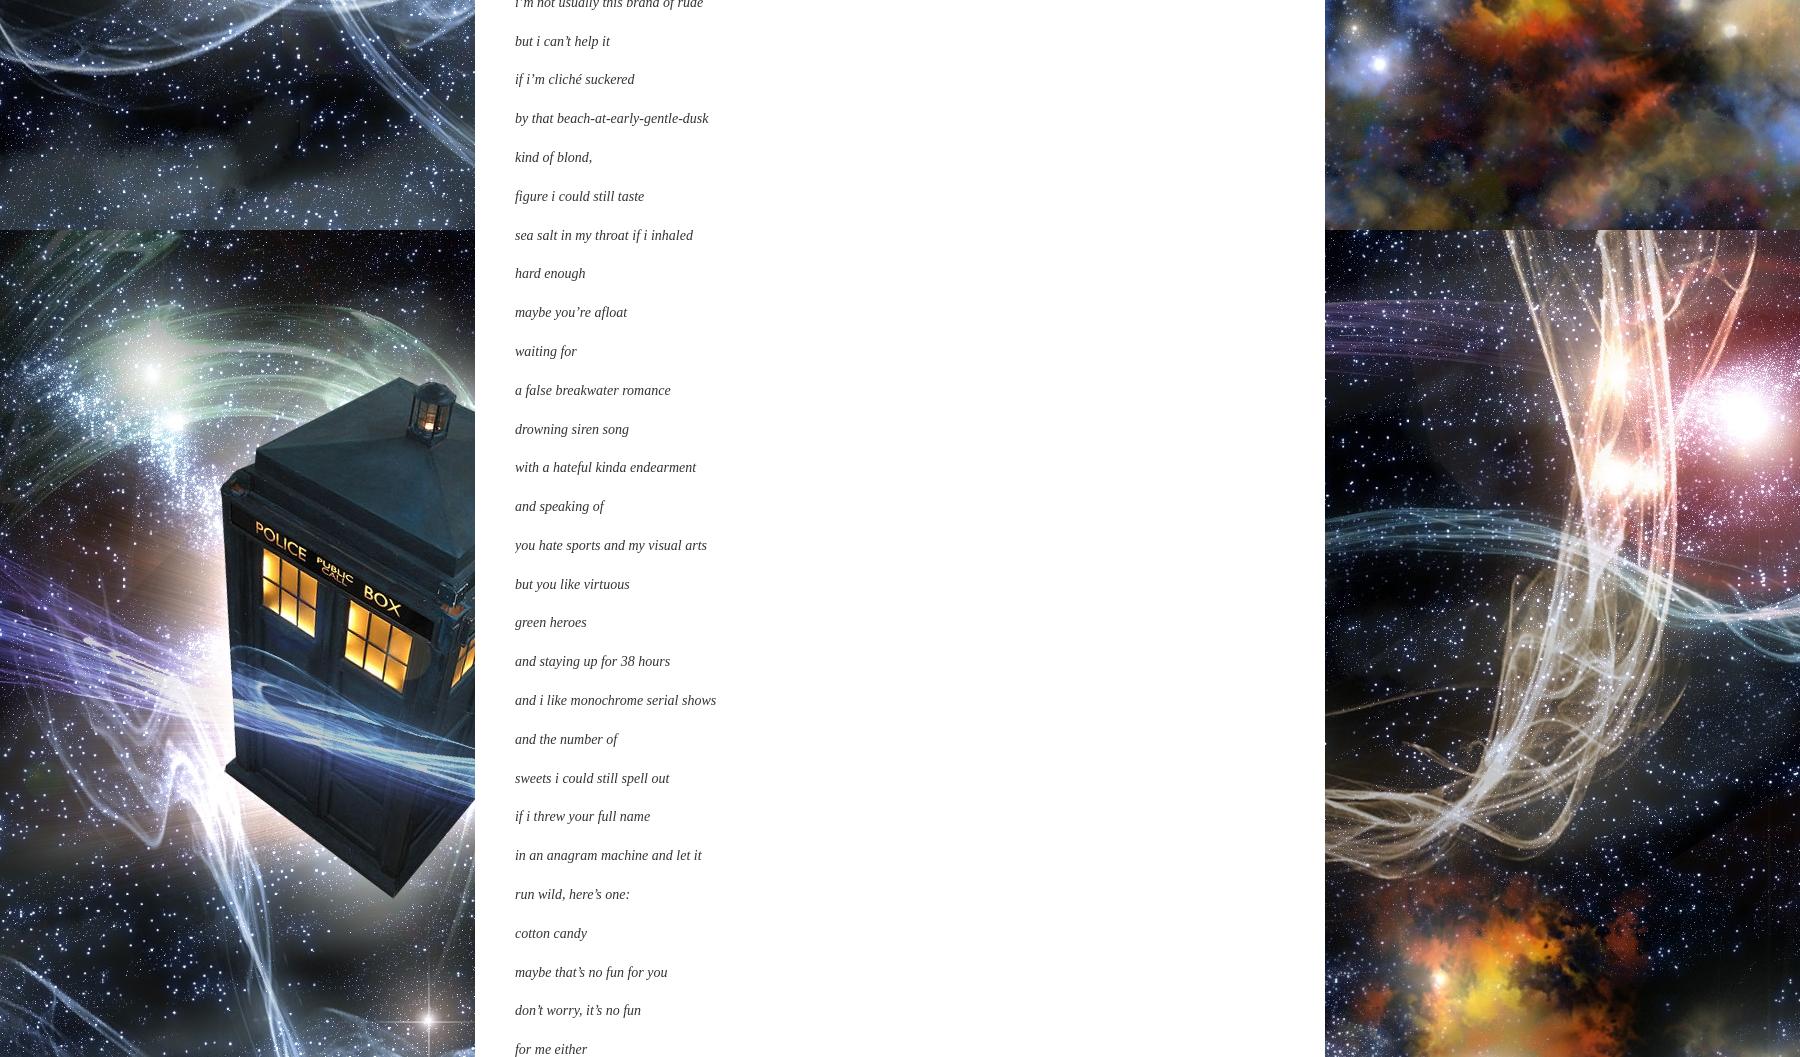  Describe the element at coordinates (577, 13) in the screenshot. I see `'June 27, 2020 · 2:31 am'` at that location.